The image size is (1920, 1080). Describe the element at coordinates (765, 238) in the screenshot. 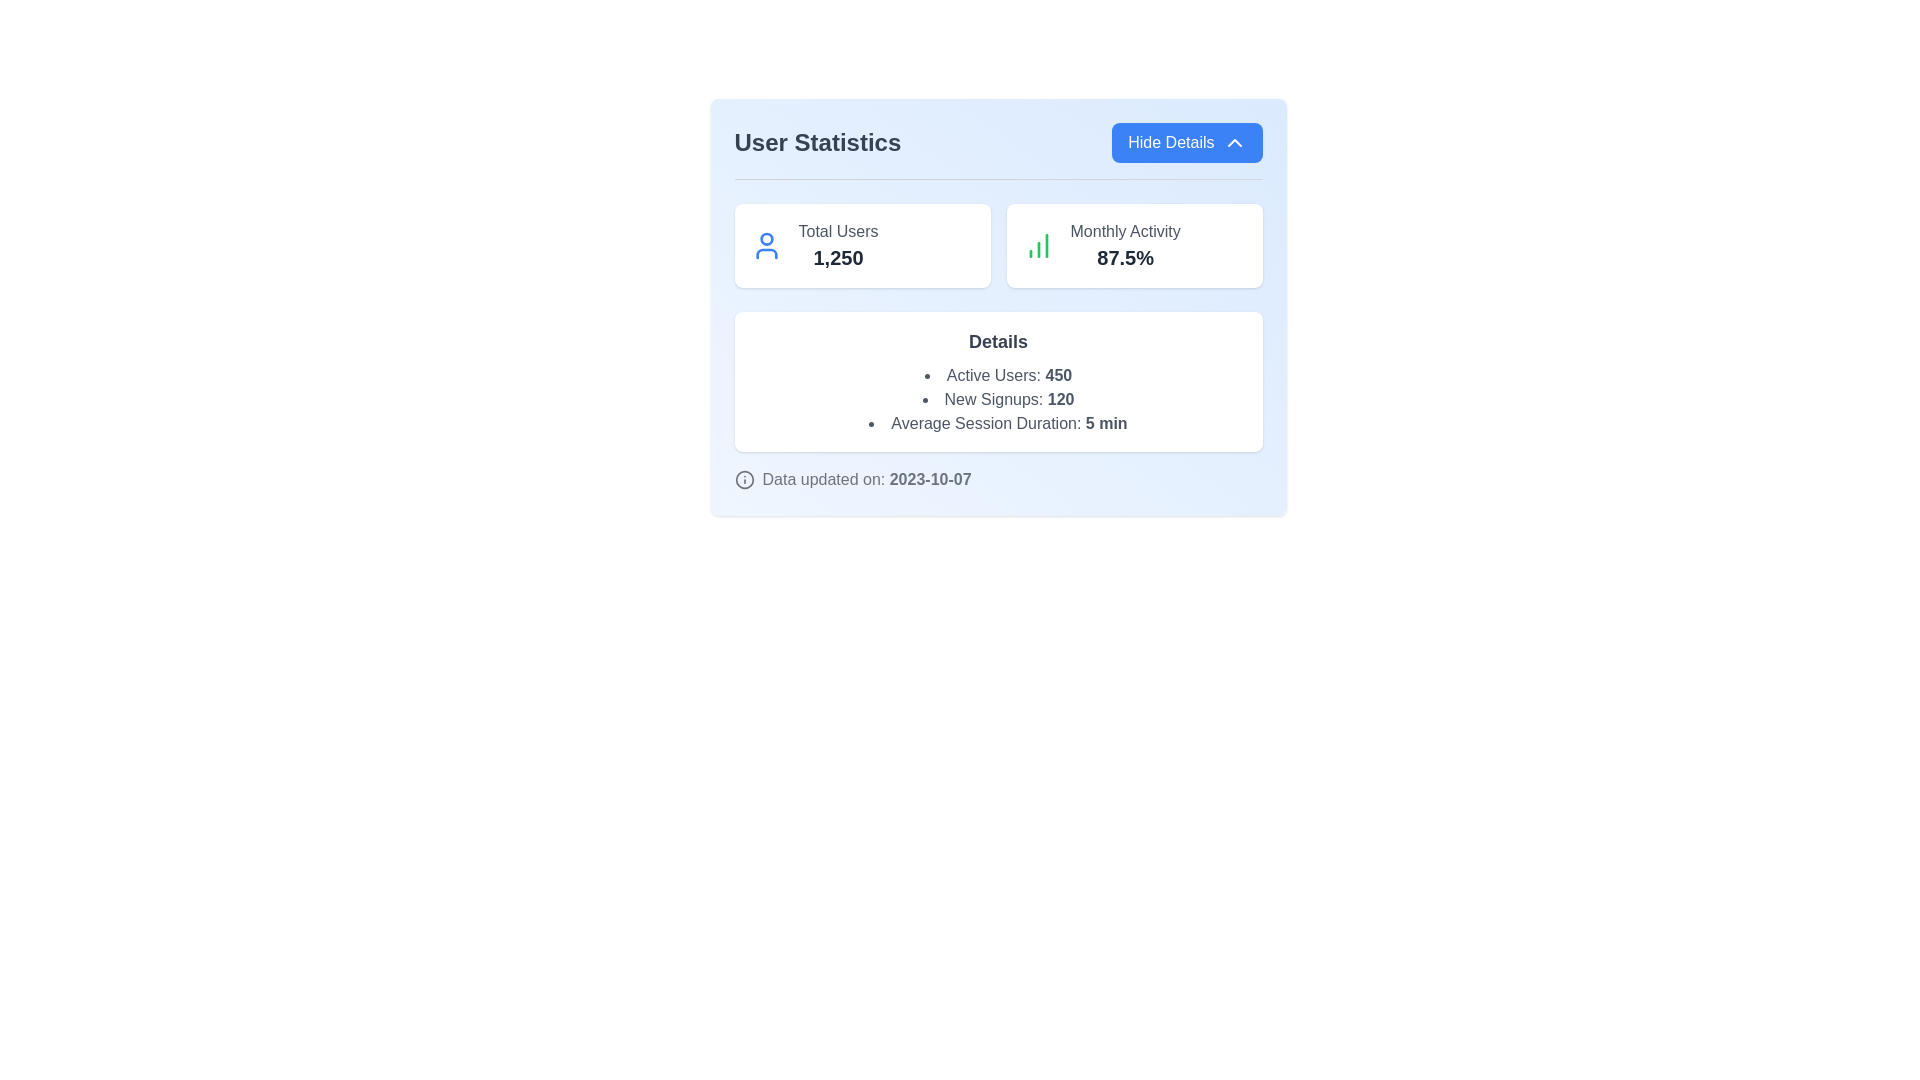

I see `the circular decorative element representing a user in the 'User Statistics' card, located next to the 'Total Users' label` at that location.